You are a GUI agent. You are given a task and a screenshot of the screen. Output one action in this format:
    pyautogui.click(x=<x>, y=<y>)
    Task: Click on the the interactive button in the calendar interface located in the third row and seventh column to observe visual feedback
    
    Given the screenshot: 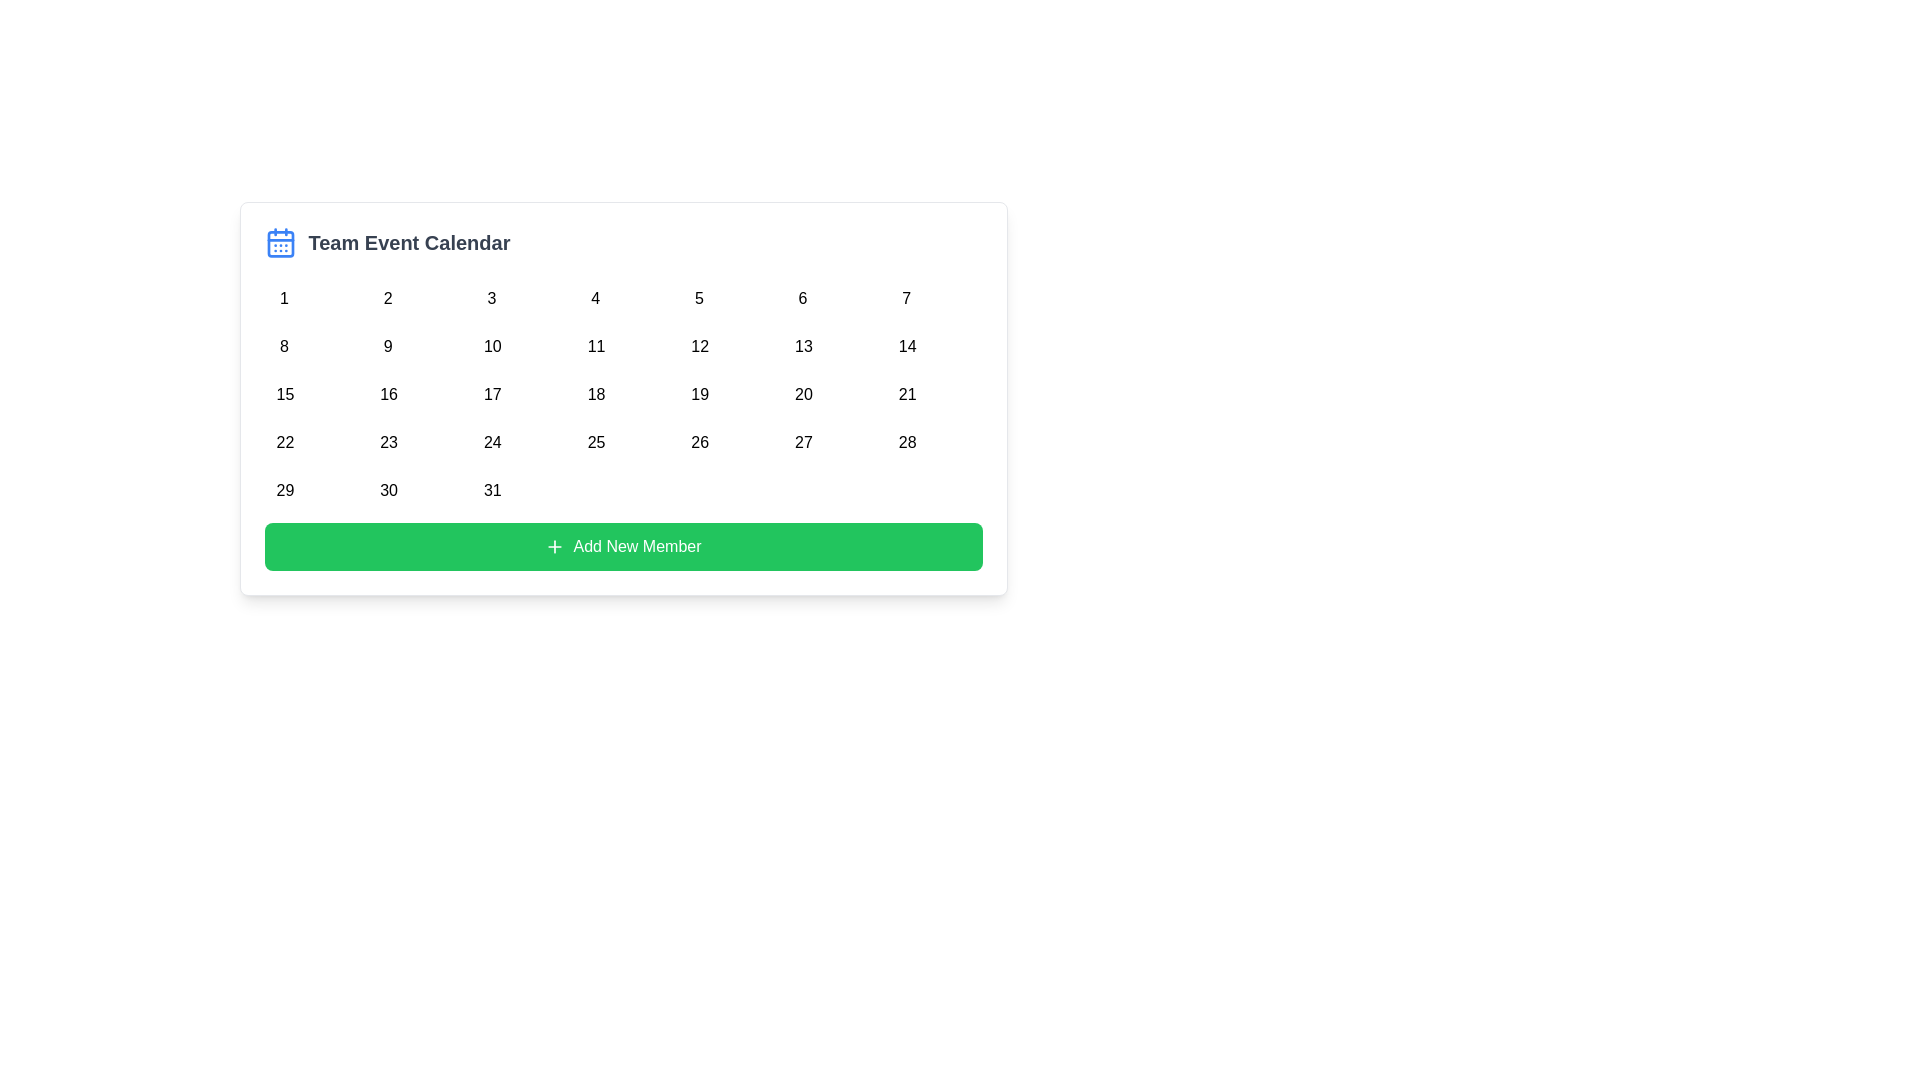 What is the action you would take?
    pyautogui.click(x=905, y=390)
    